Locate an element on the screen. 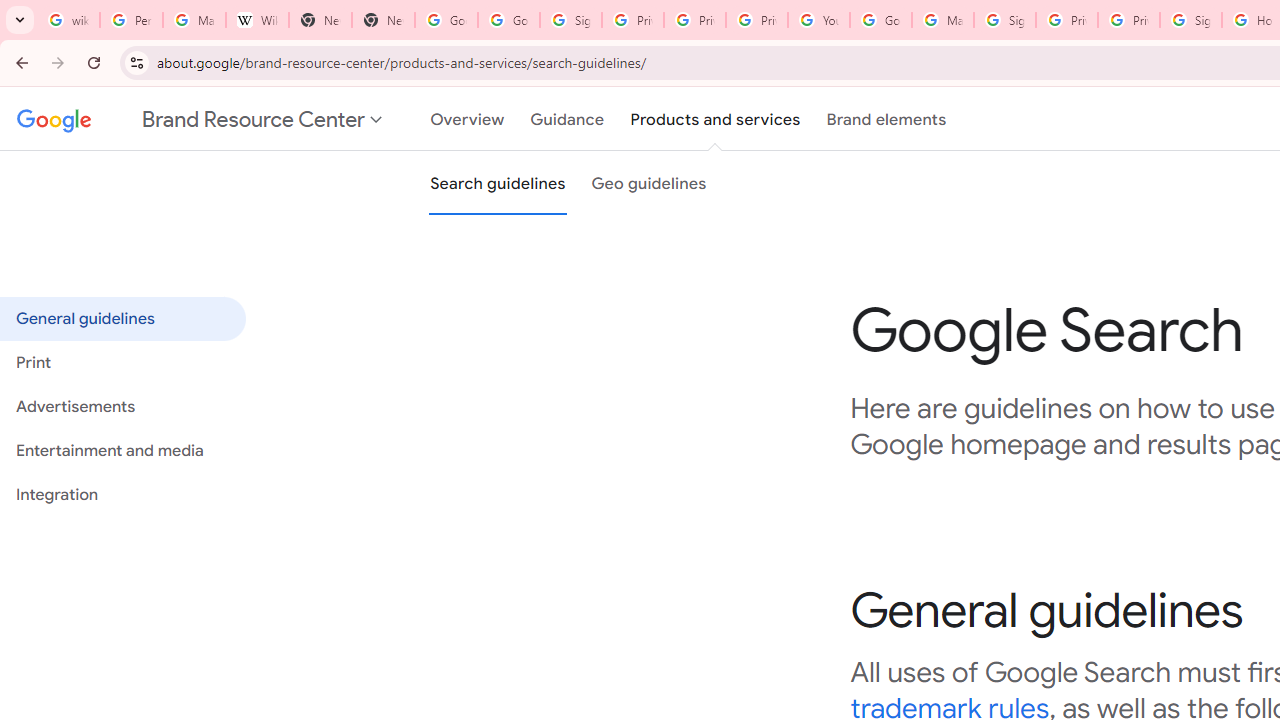 This screenshot has height=720, width=1280. 'Brand elements' is located at coordinates (885, 119).